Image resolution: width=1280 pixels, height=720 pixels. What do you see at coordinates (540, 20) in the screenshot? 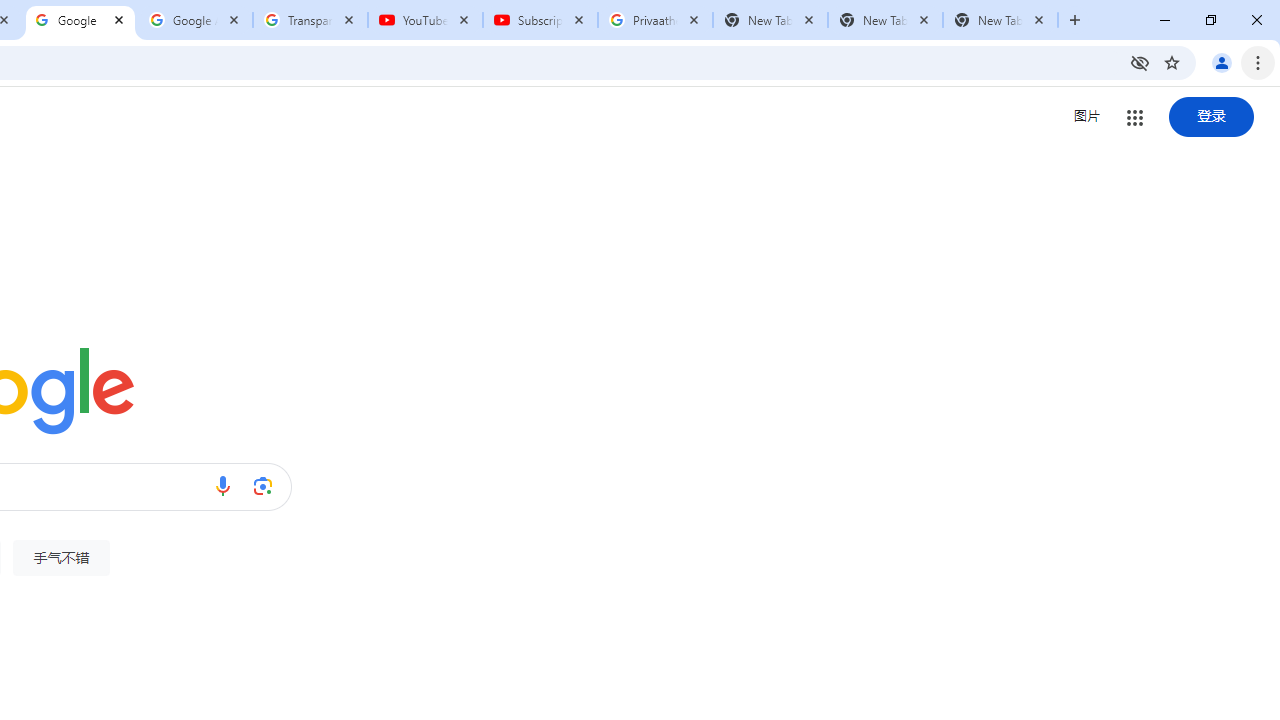
I see `'Subscriptions - YouTube'` at bounding box center [540, 20].